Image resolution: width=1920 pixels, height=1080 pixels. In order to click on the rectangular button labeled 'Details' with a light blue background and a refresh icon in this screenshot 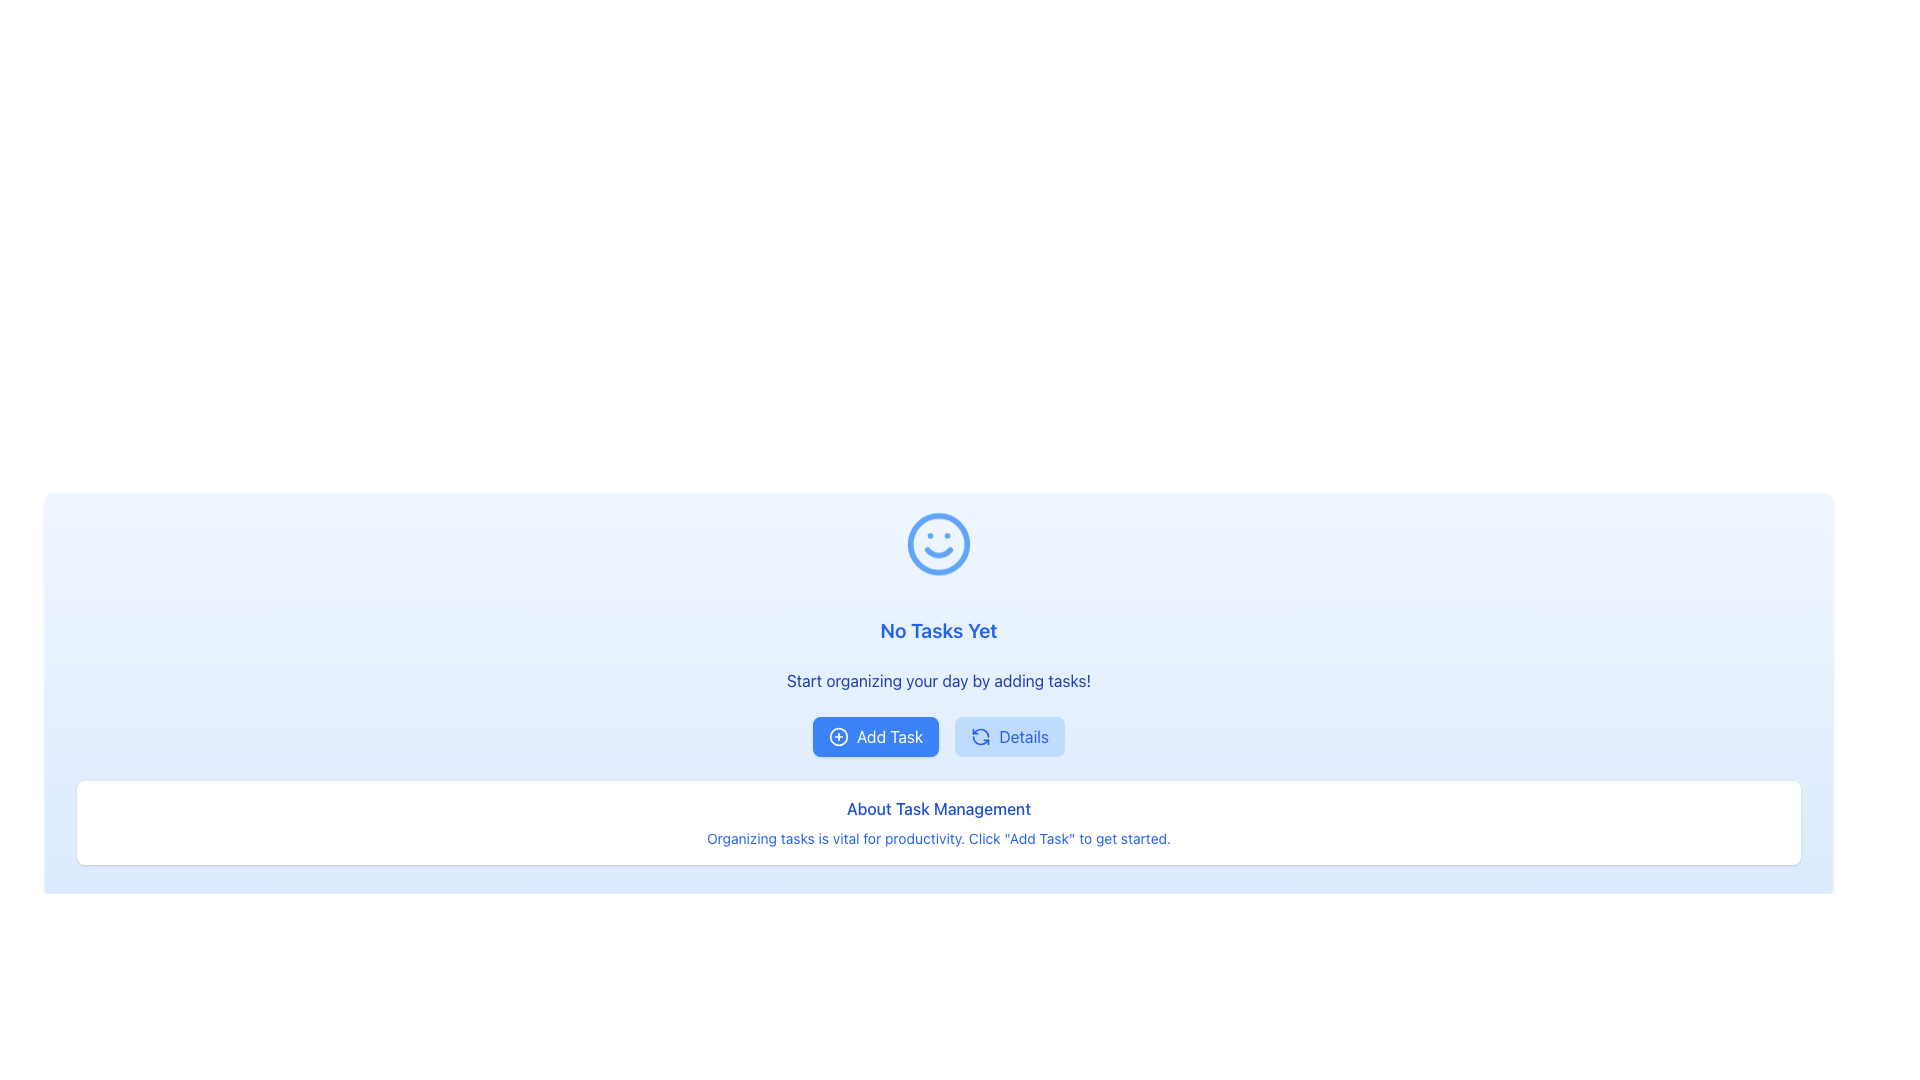, I will do `click(1009, 736)`.